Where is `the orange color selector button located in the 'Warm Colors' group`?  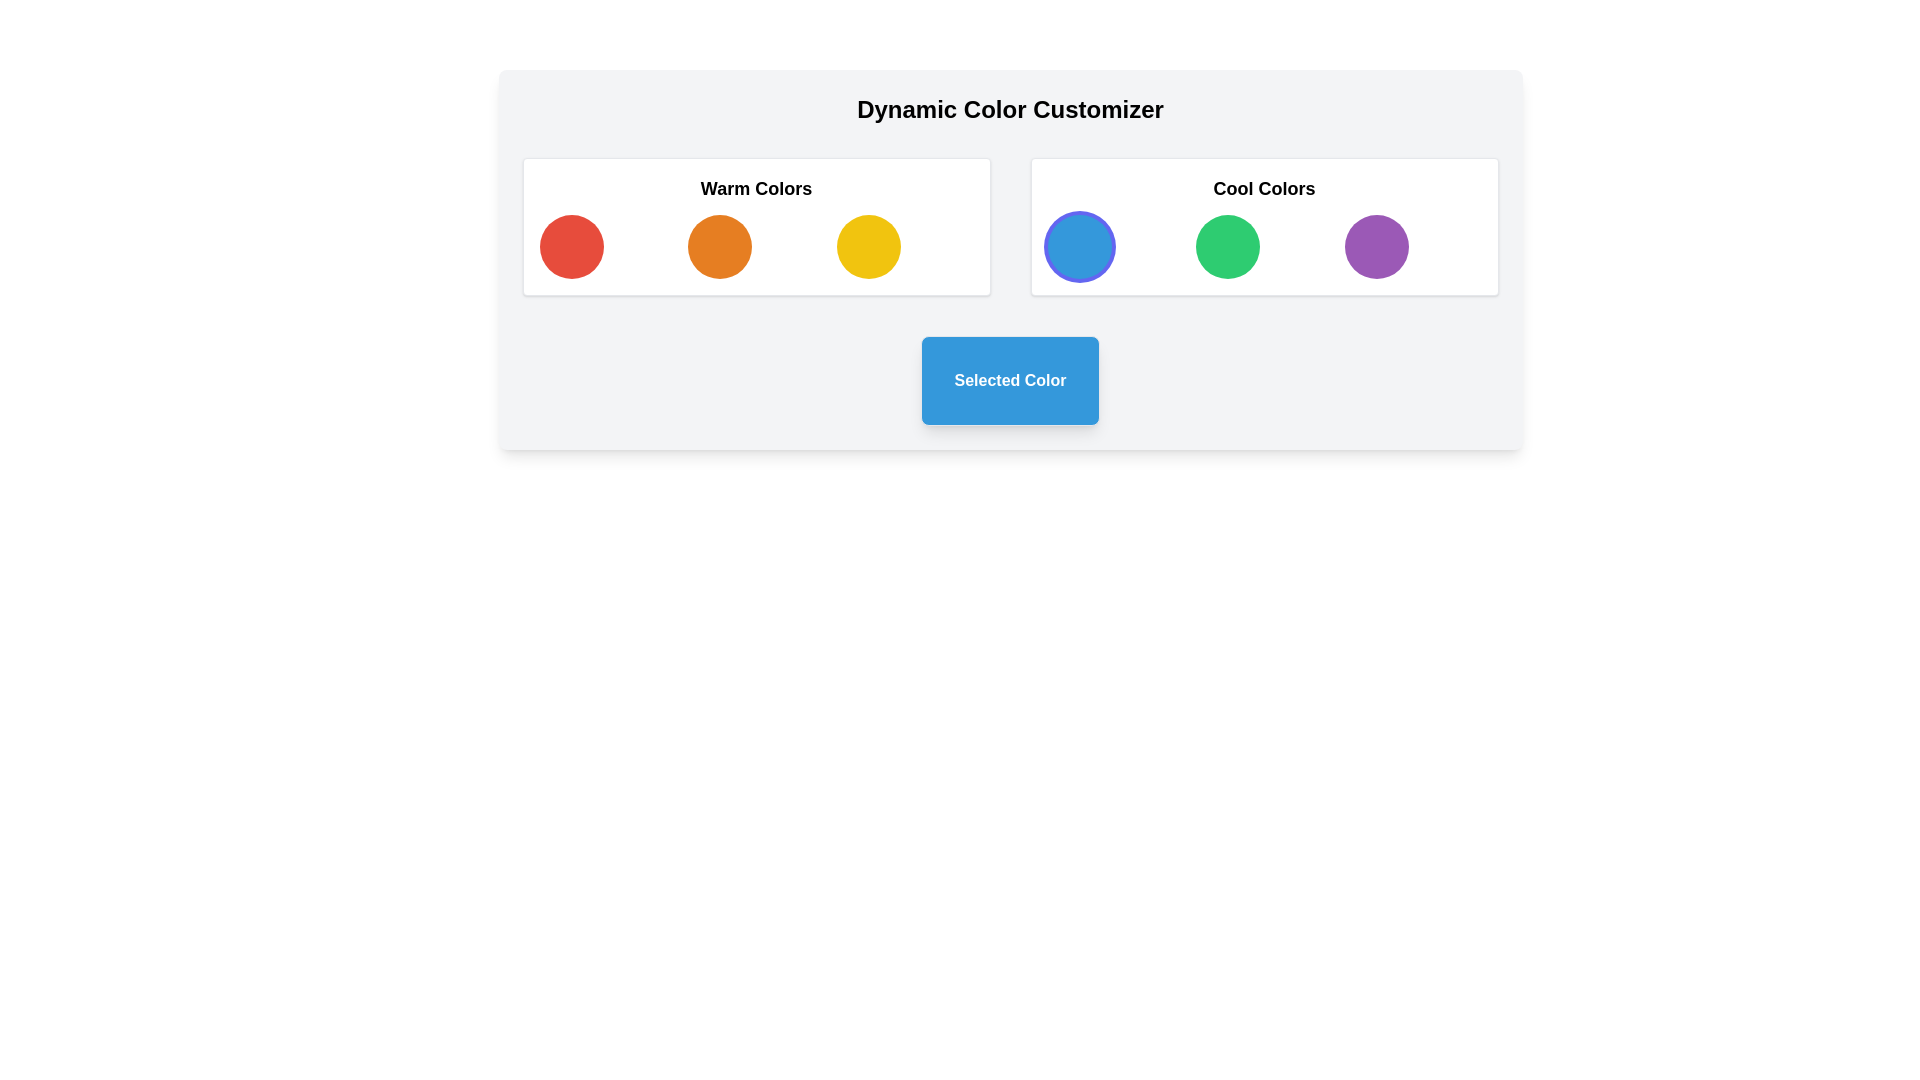 the orange color selector button located in the 'Warm Colors' group is located at coordinates (755, 245).